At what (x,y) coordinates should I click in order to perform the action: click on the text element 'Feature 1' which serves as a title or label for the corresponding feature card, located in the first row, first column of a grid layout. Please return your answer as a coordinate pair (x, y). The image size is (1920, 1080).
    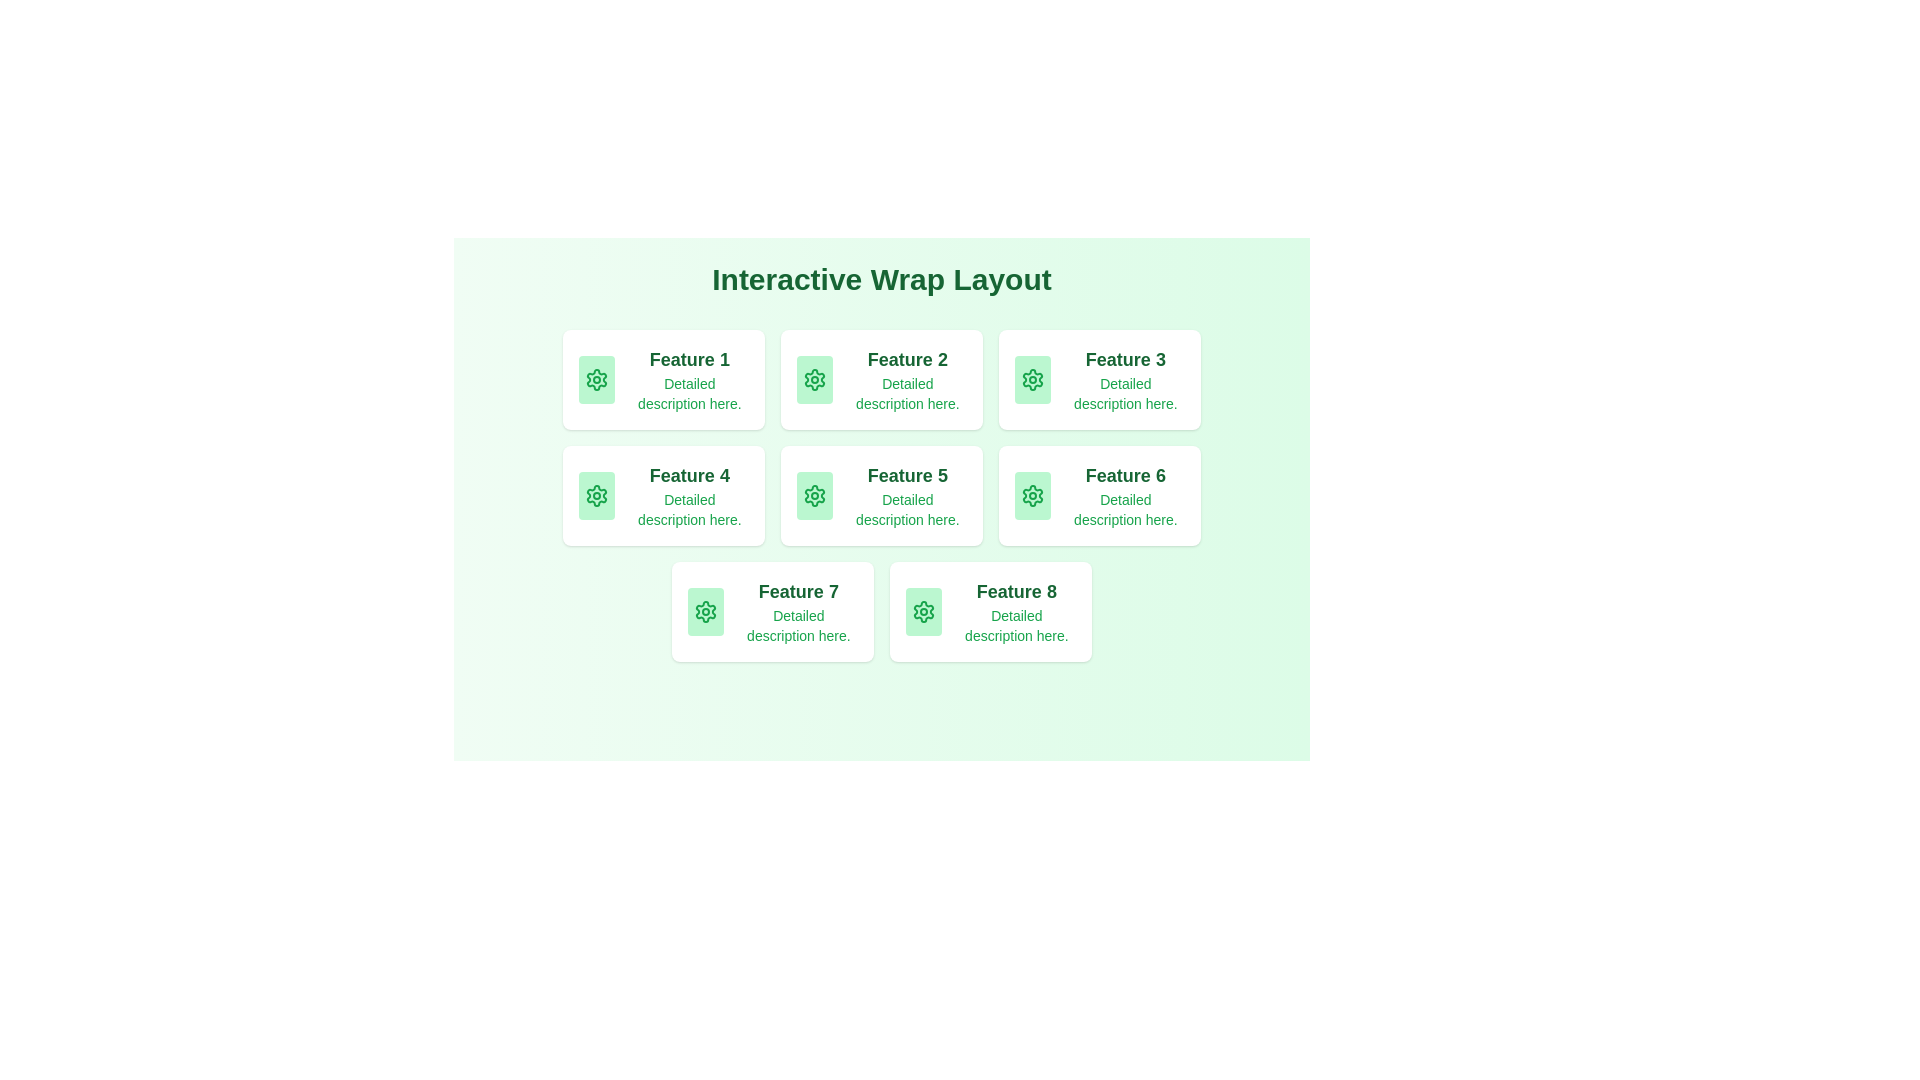
    Looking at the image, I should click on (689, 358).